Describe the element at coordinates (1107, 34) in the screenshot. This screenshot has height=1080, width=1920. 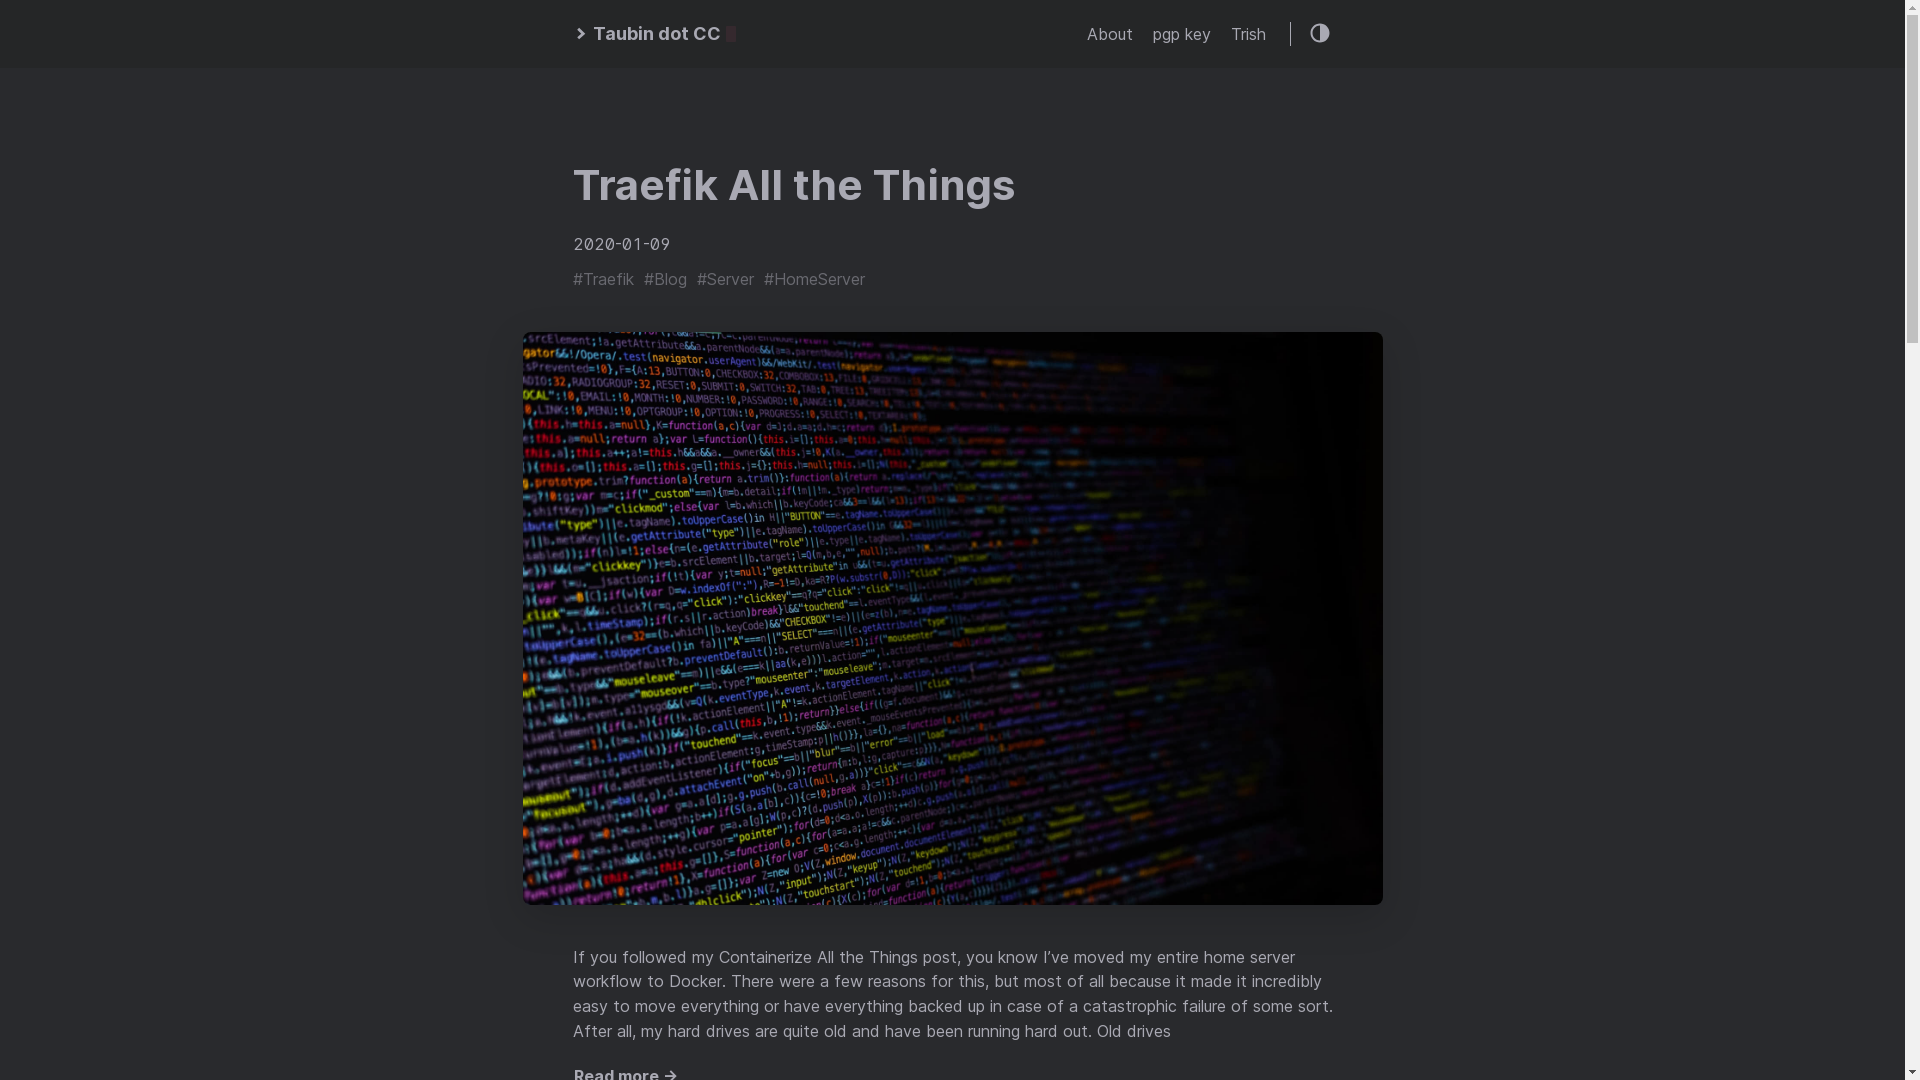
I see `'About'` at that location.